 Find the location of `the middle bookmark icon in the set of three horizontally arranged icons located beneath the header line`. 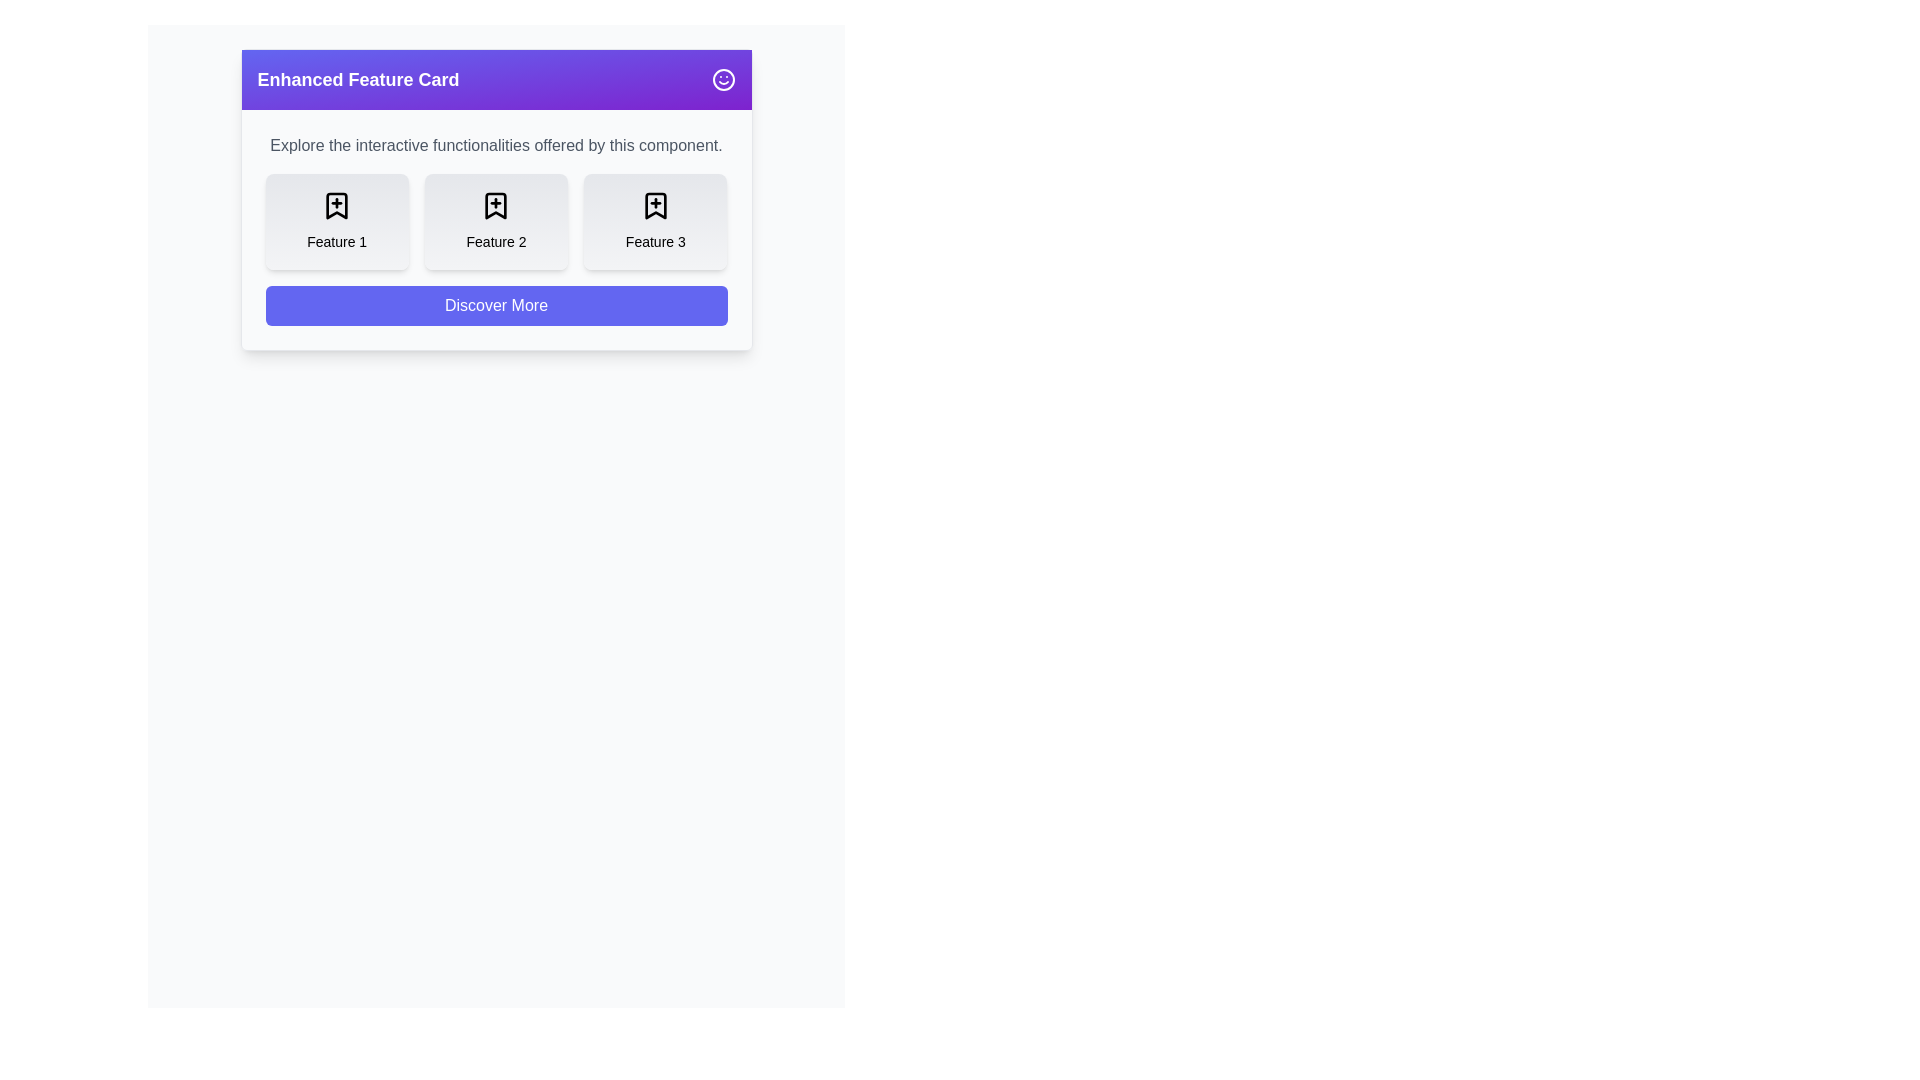

the middle bookmark icon in the set of three horizontally arranged icons located beneath the header line is located at coordinates (496, 205).